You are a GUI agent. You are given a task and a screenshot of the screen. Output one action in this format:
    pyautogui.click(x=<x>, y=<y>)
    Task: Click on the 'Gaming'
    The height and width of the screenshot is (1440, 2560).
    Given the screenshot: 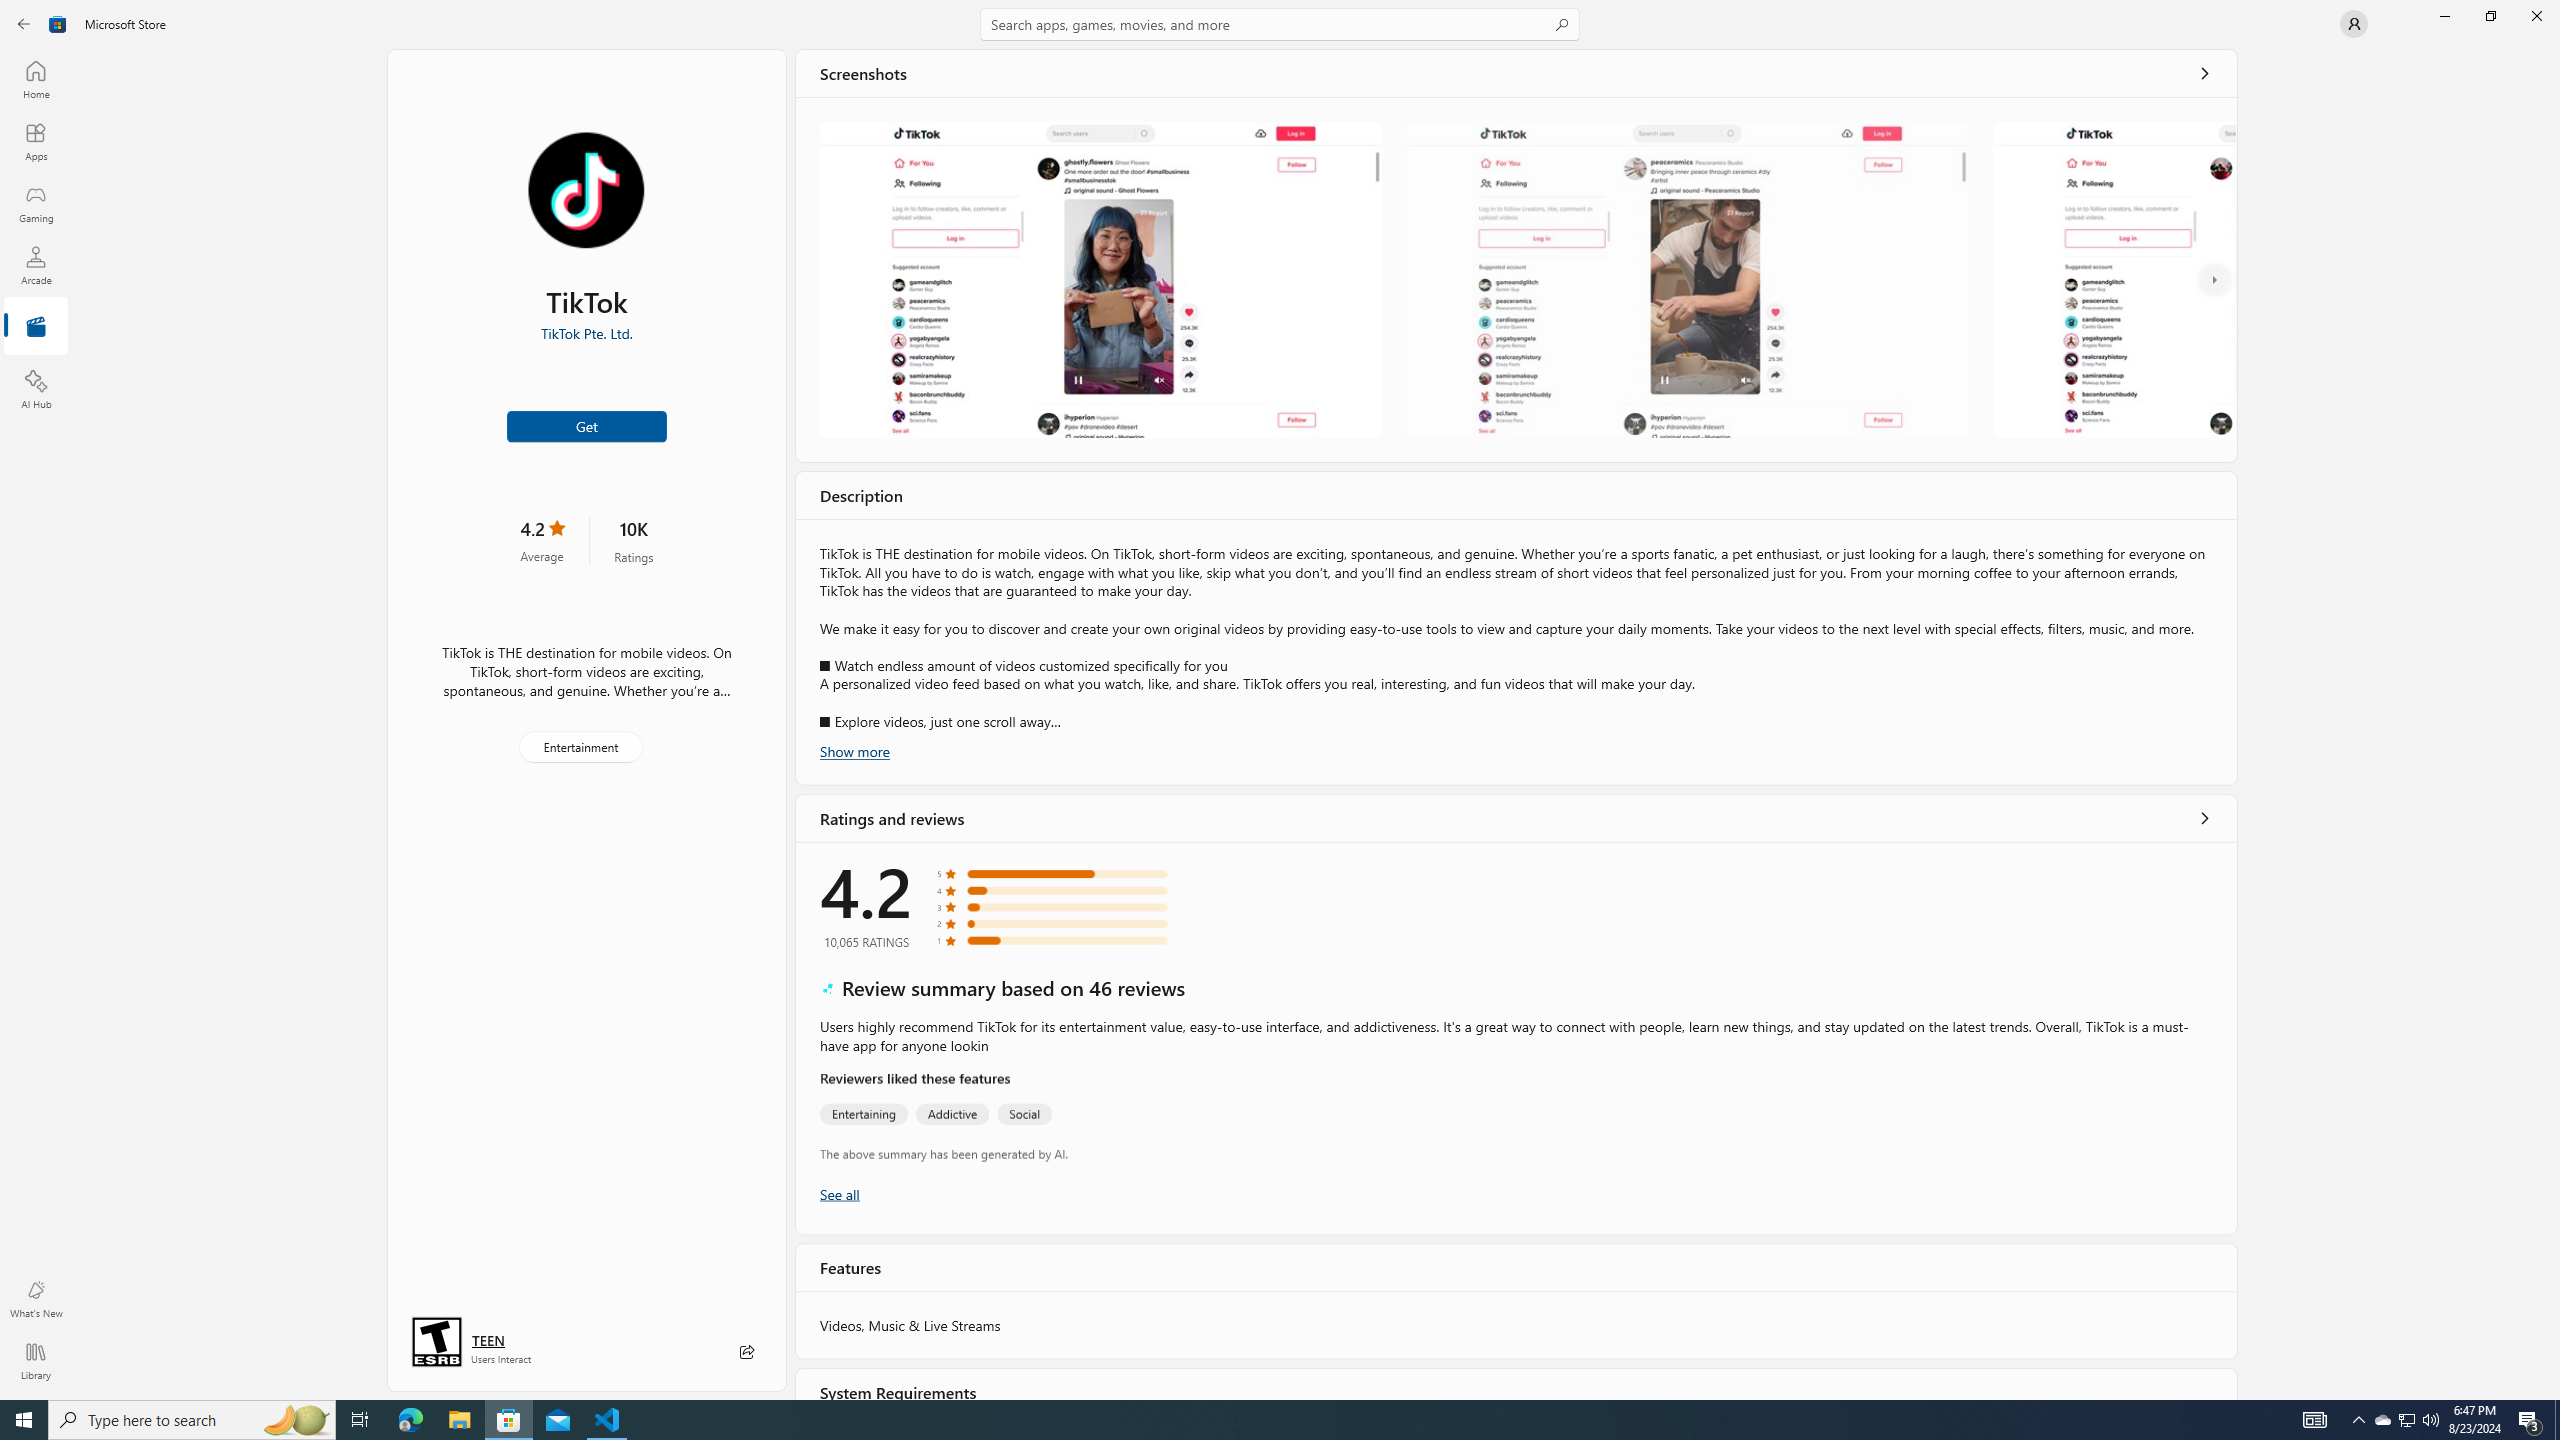 What is the action you would take?
    pyautogui.click(x=34, y=202)
    